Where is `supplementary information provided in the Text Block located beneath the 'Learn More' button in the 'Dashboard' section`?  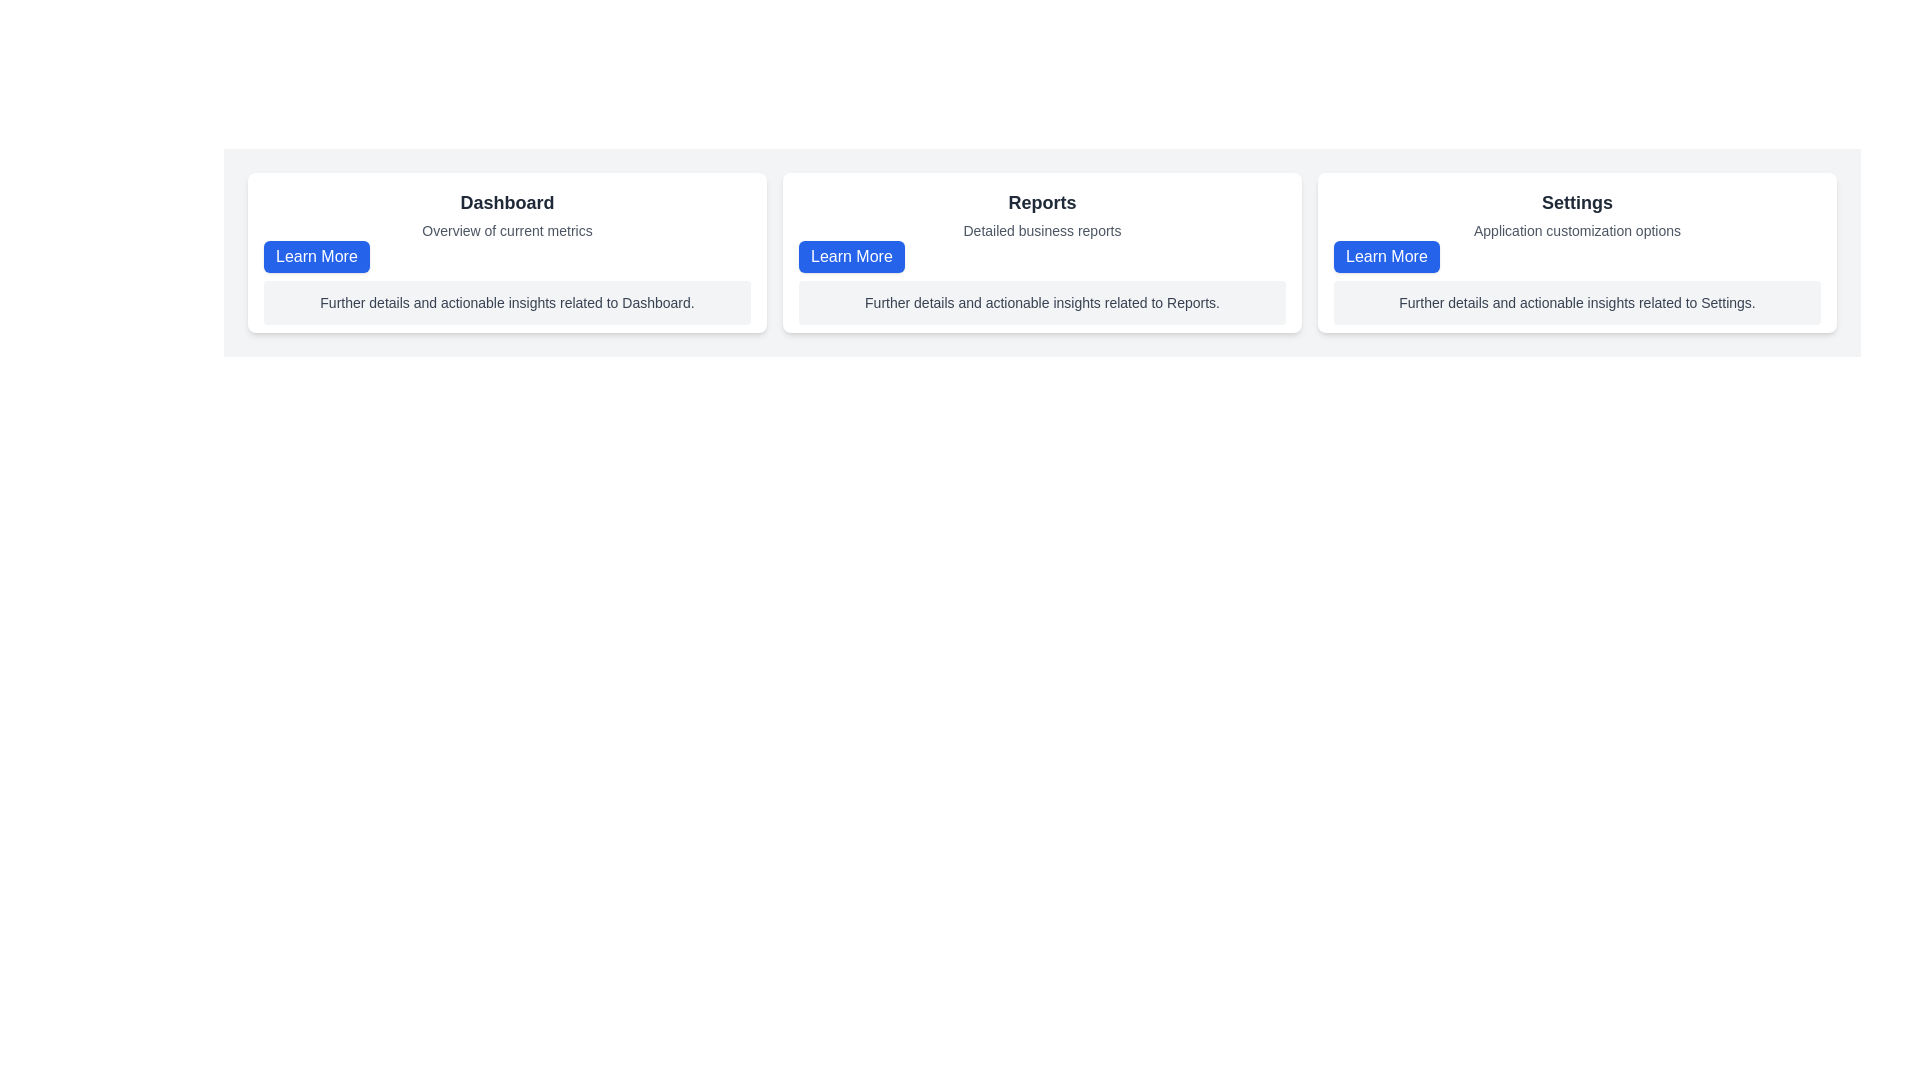 supplementary information provided in the Text Block located beneath the 'Learn More' button in the 'Dashboard' section is located at coordinates (507, 303).